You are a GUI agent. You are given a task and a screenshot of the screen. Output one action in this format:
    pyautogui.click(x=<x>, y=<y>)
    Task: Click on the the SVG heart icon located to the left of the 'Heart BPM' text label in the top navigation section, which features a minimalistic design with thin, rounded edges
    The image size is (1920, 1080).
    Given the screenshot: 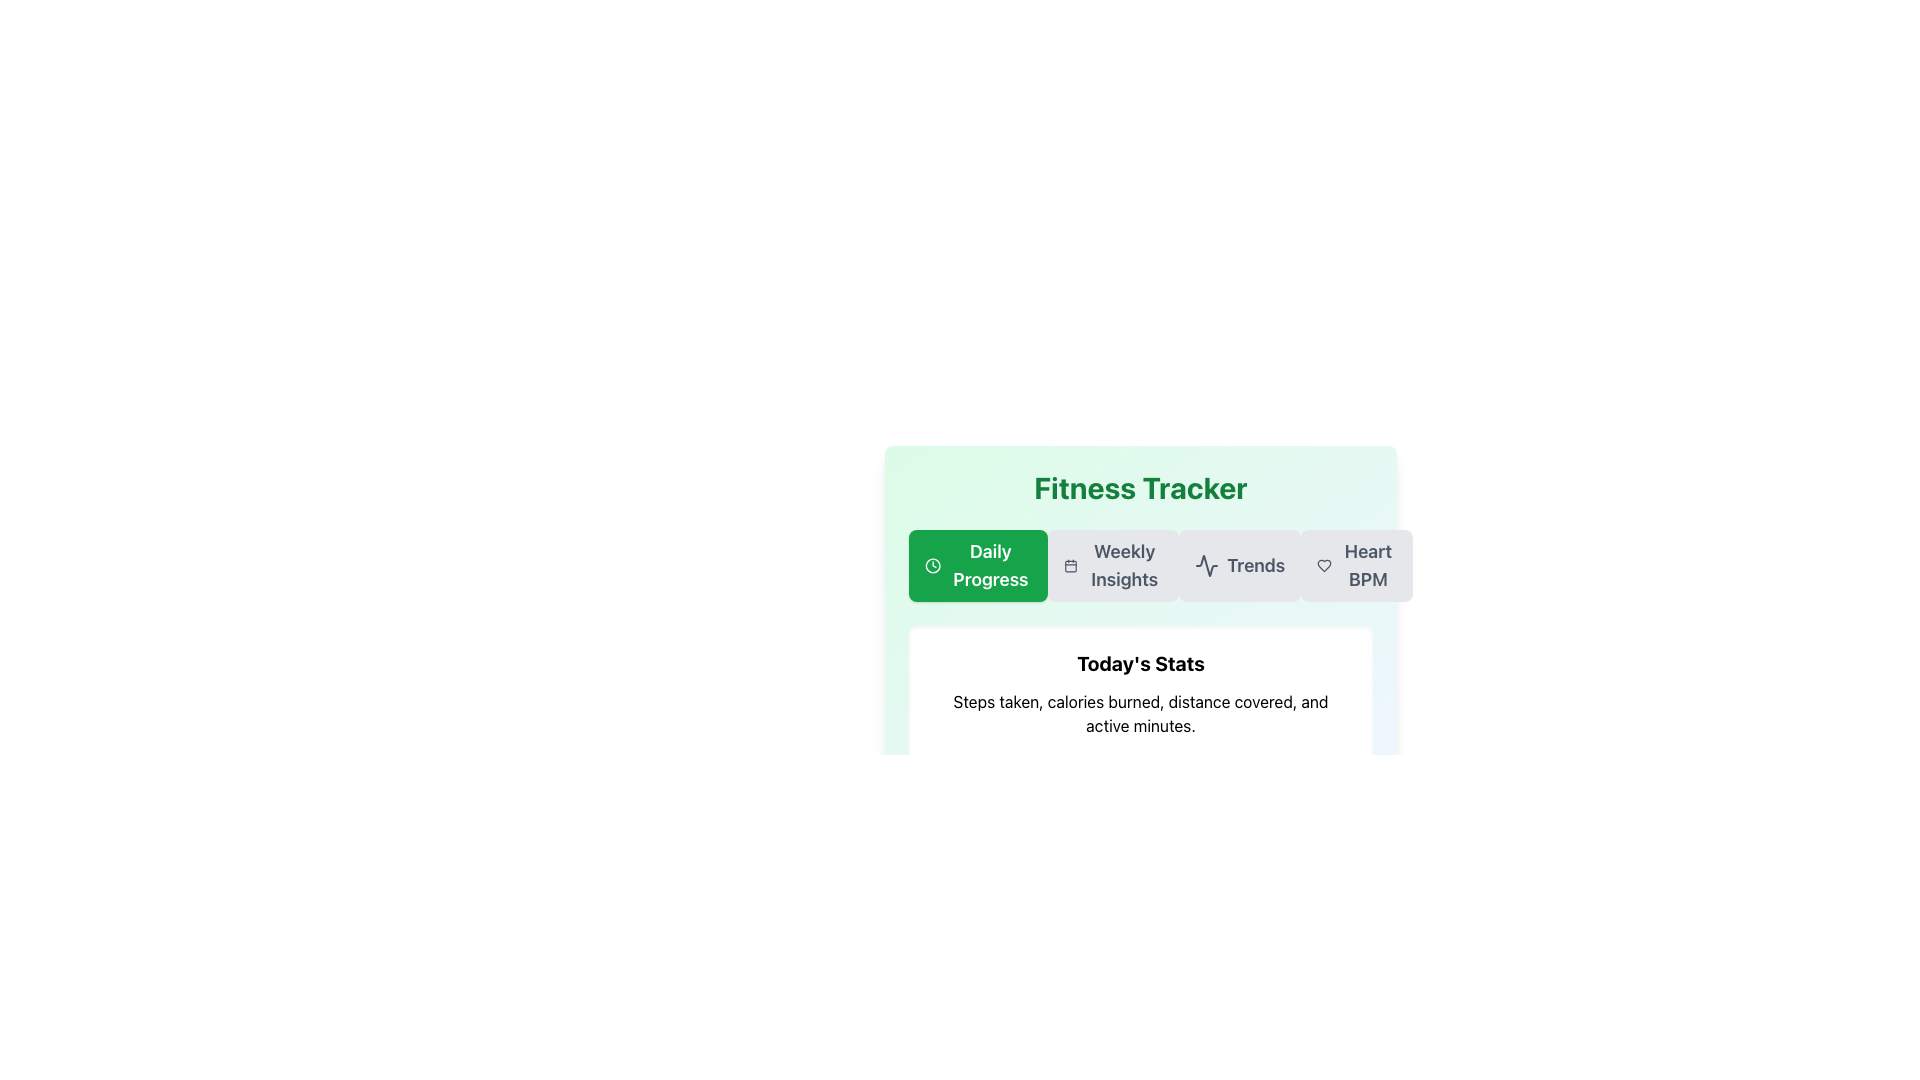 What is the action you would take?
    pyautogui.click(x=1324, y=566)
    